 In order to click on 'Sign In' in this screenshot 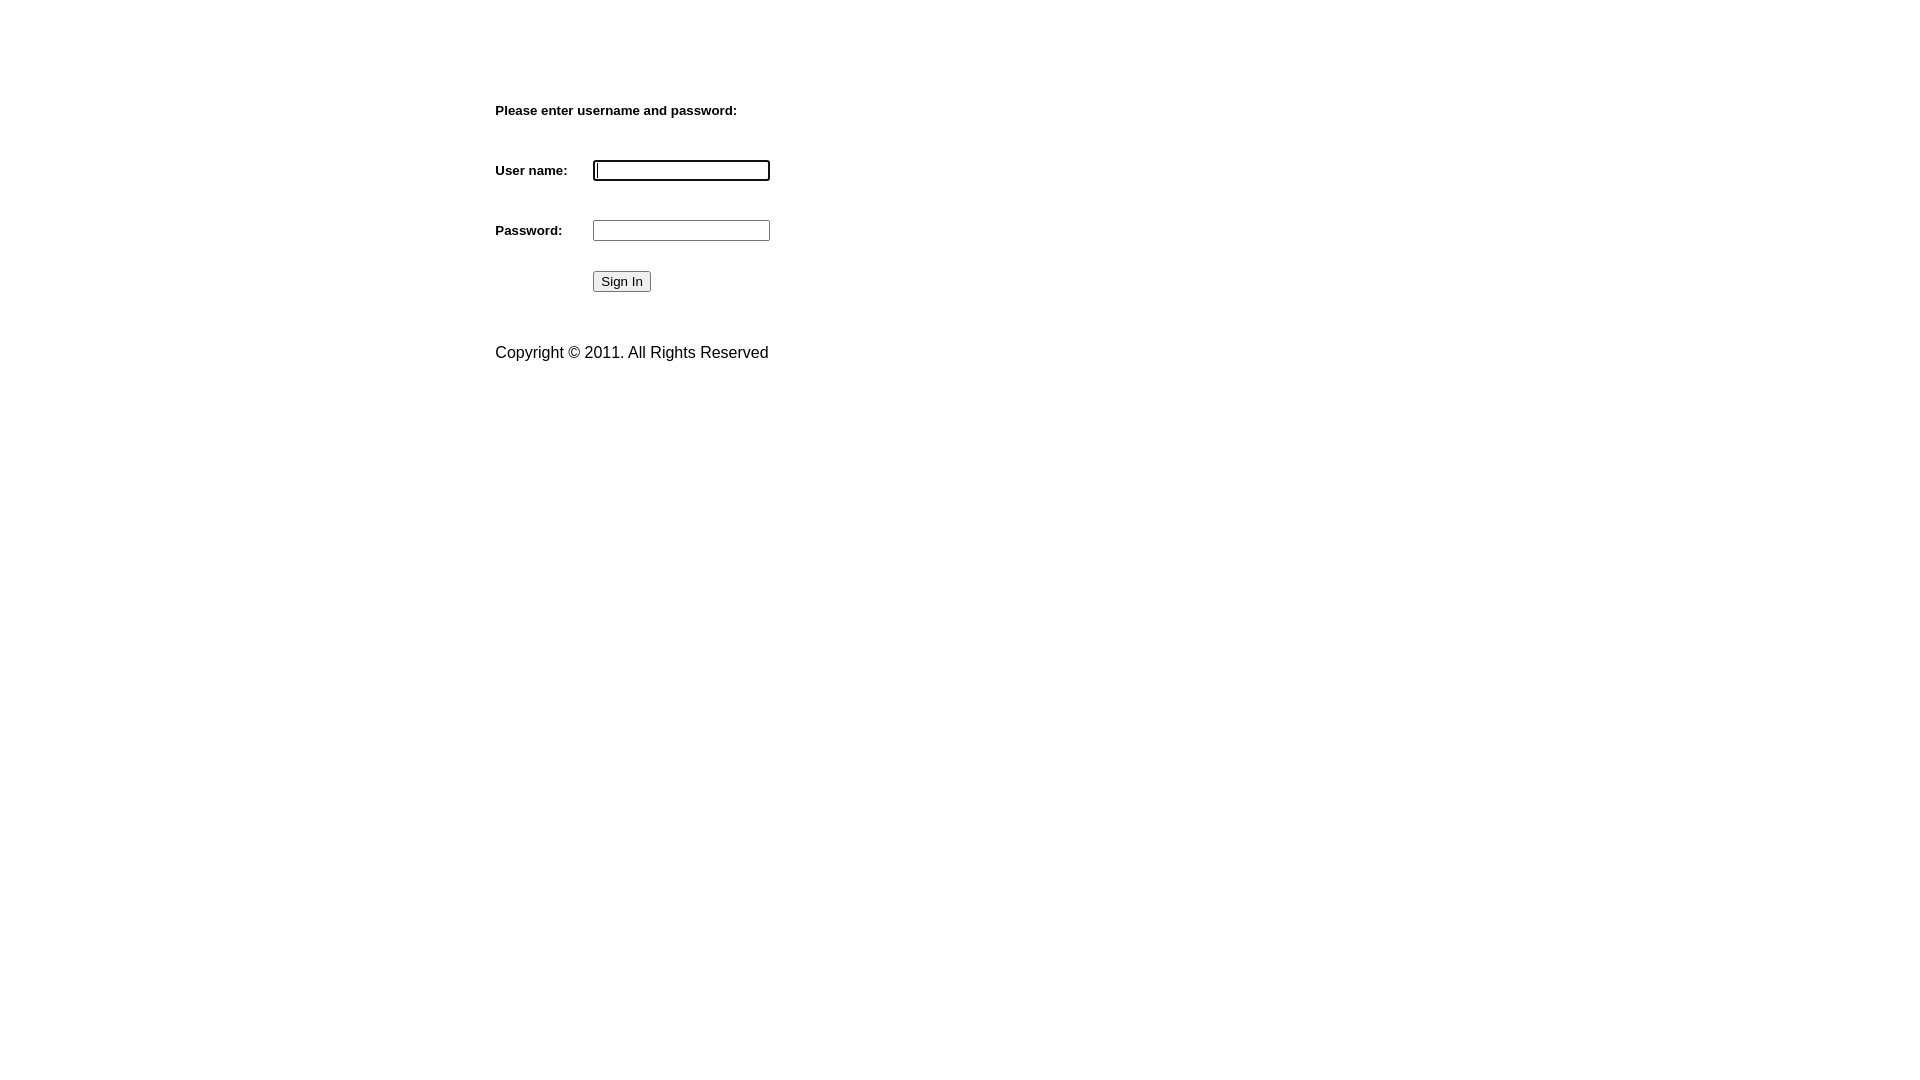, I will do `click(621, 281)`.